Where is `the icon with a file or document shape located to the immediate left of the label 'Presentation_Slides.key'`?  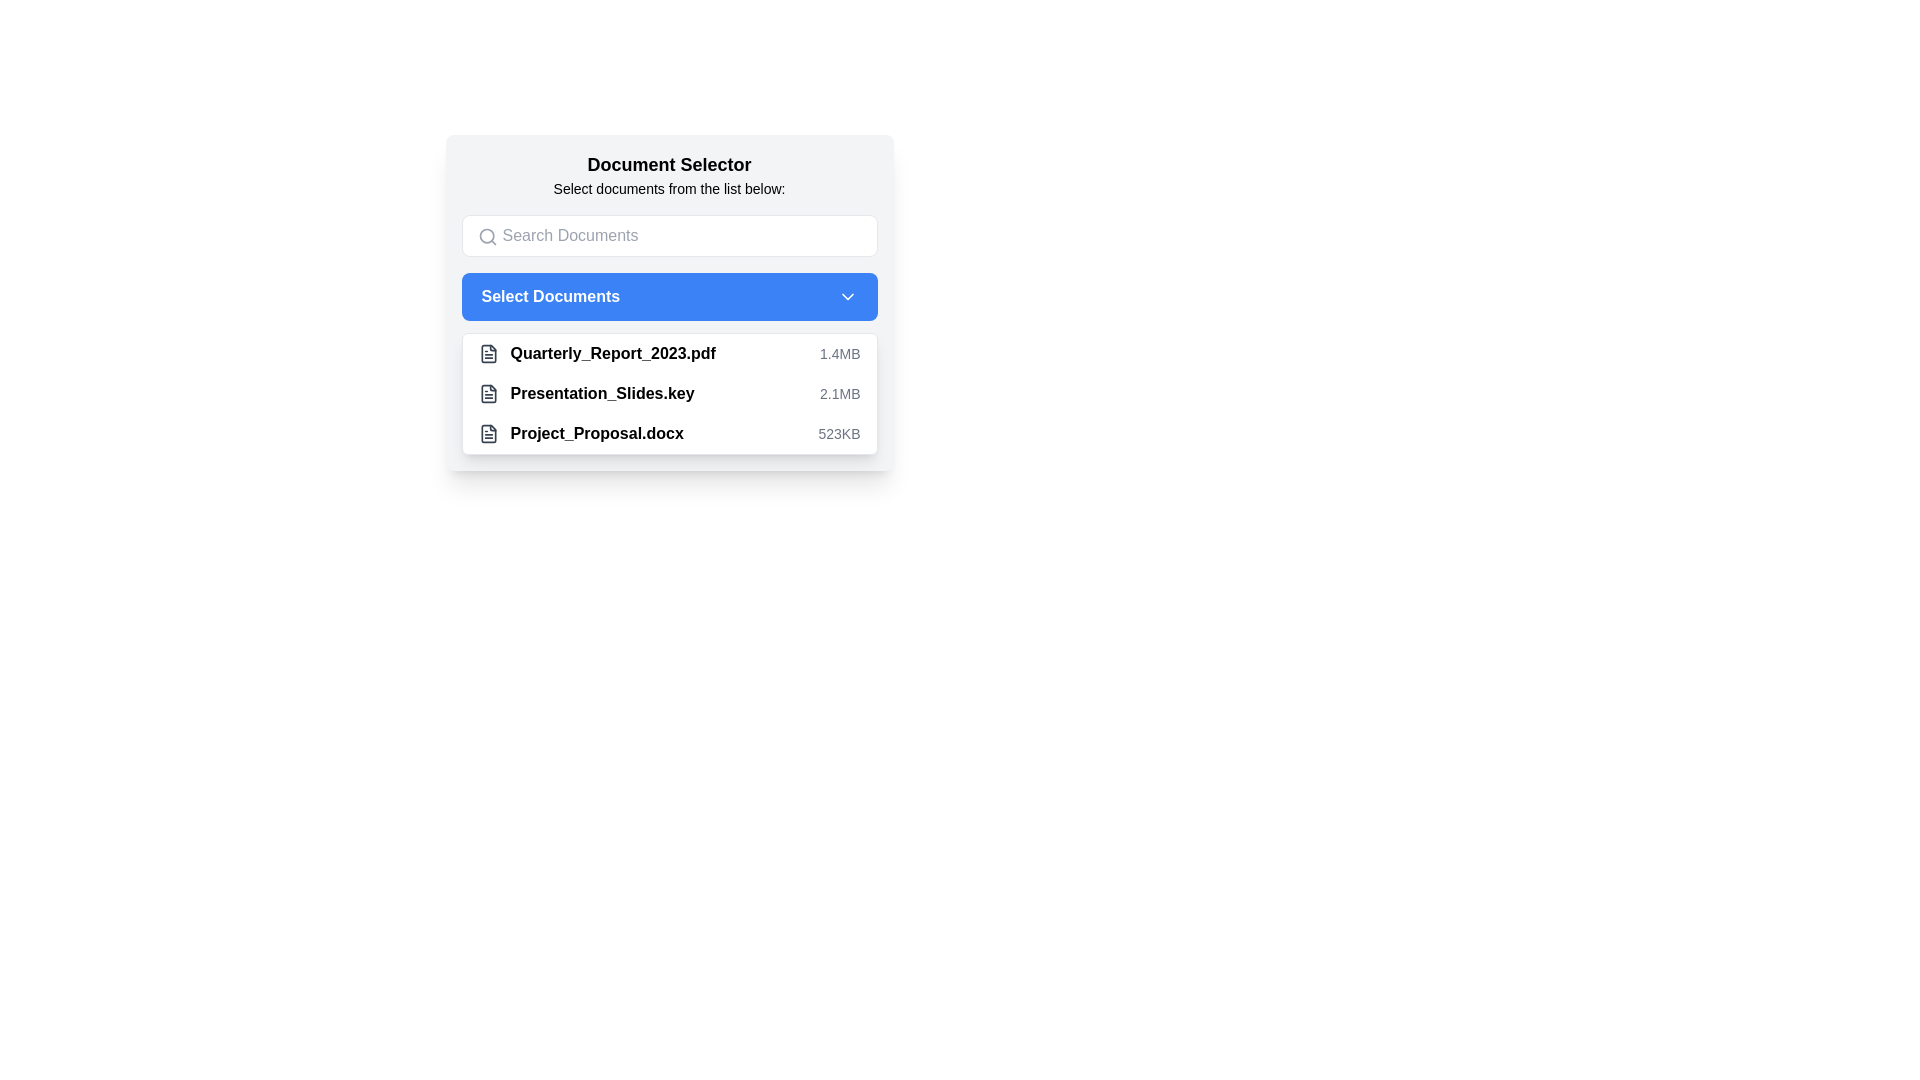 the icon with a file or document shape located to the immediate left of the label 'Presentation_Slides.key' is located at coordinates (488, 393).